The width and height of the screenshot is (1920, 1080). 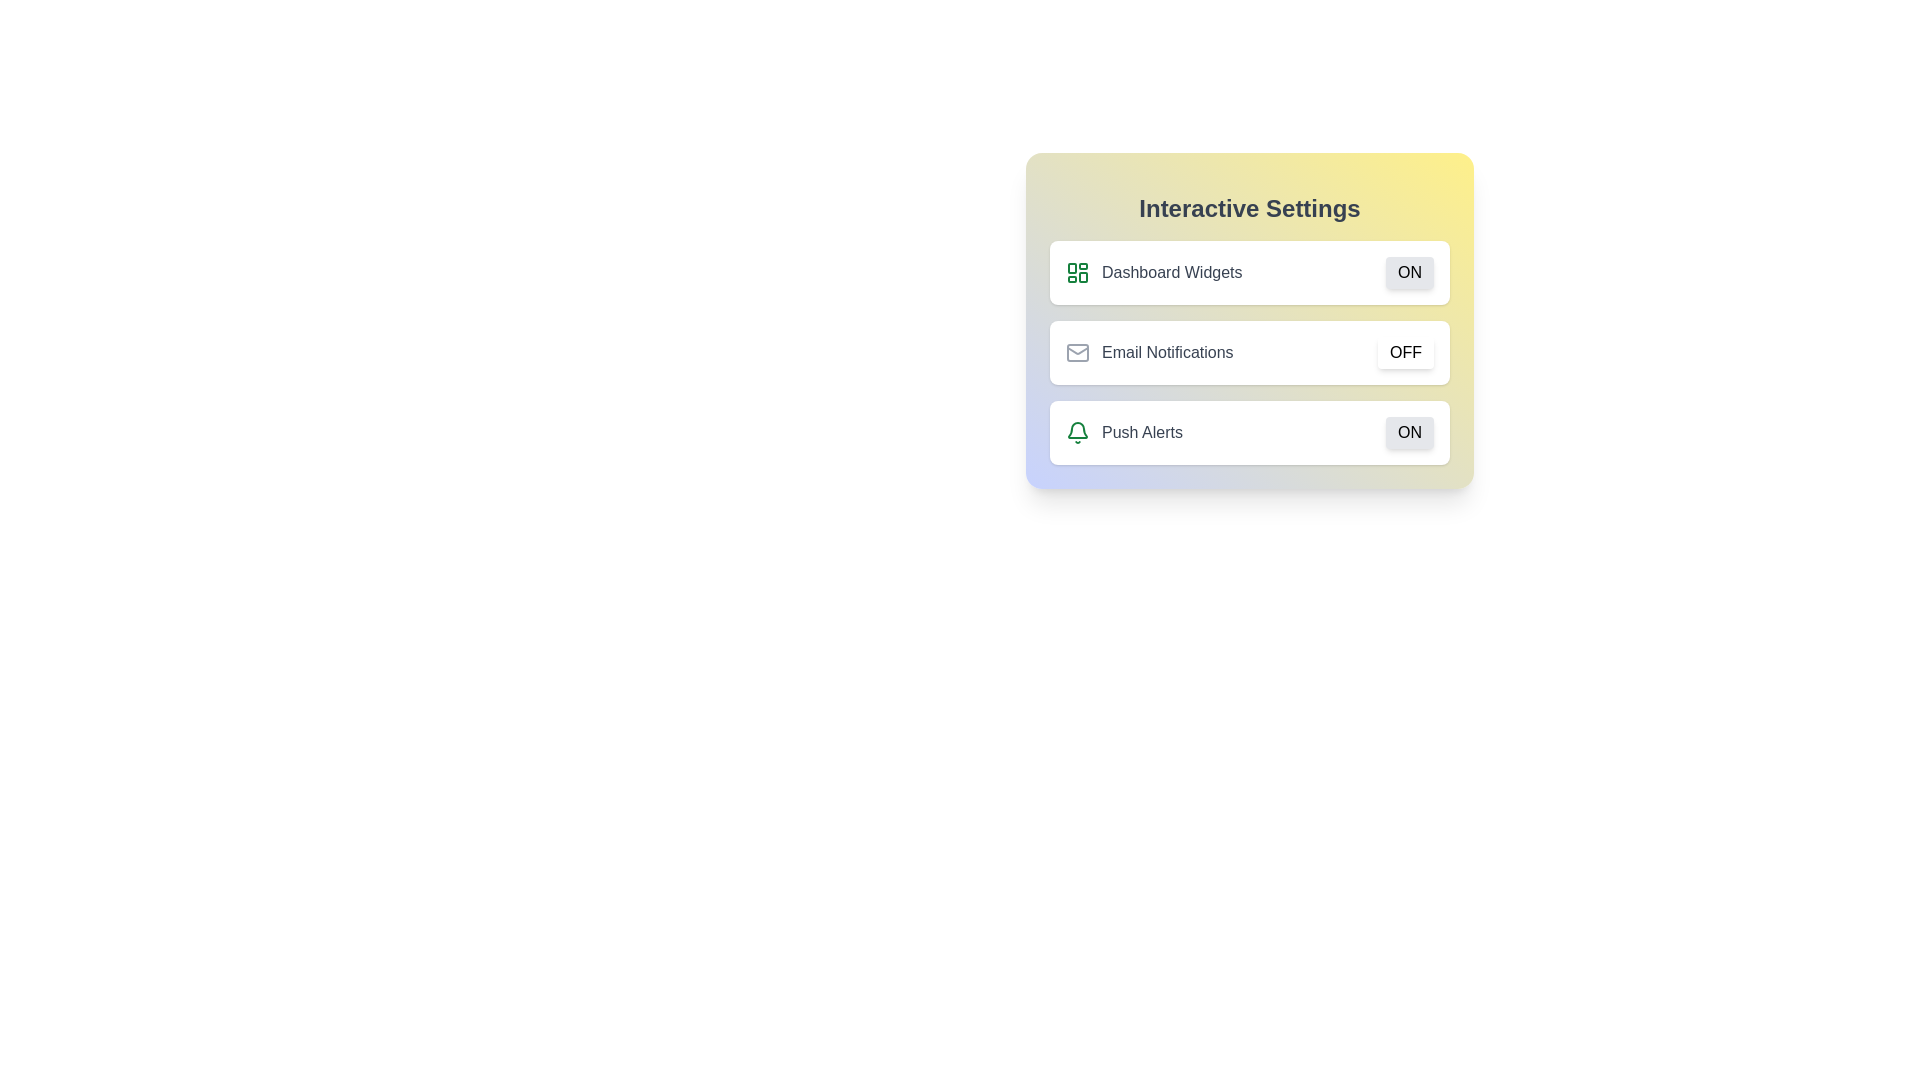 I want to click on the container of the setting Push Alerts, so click(x=1248, y=431).